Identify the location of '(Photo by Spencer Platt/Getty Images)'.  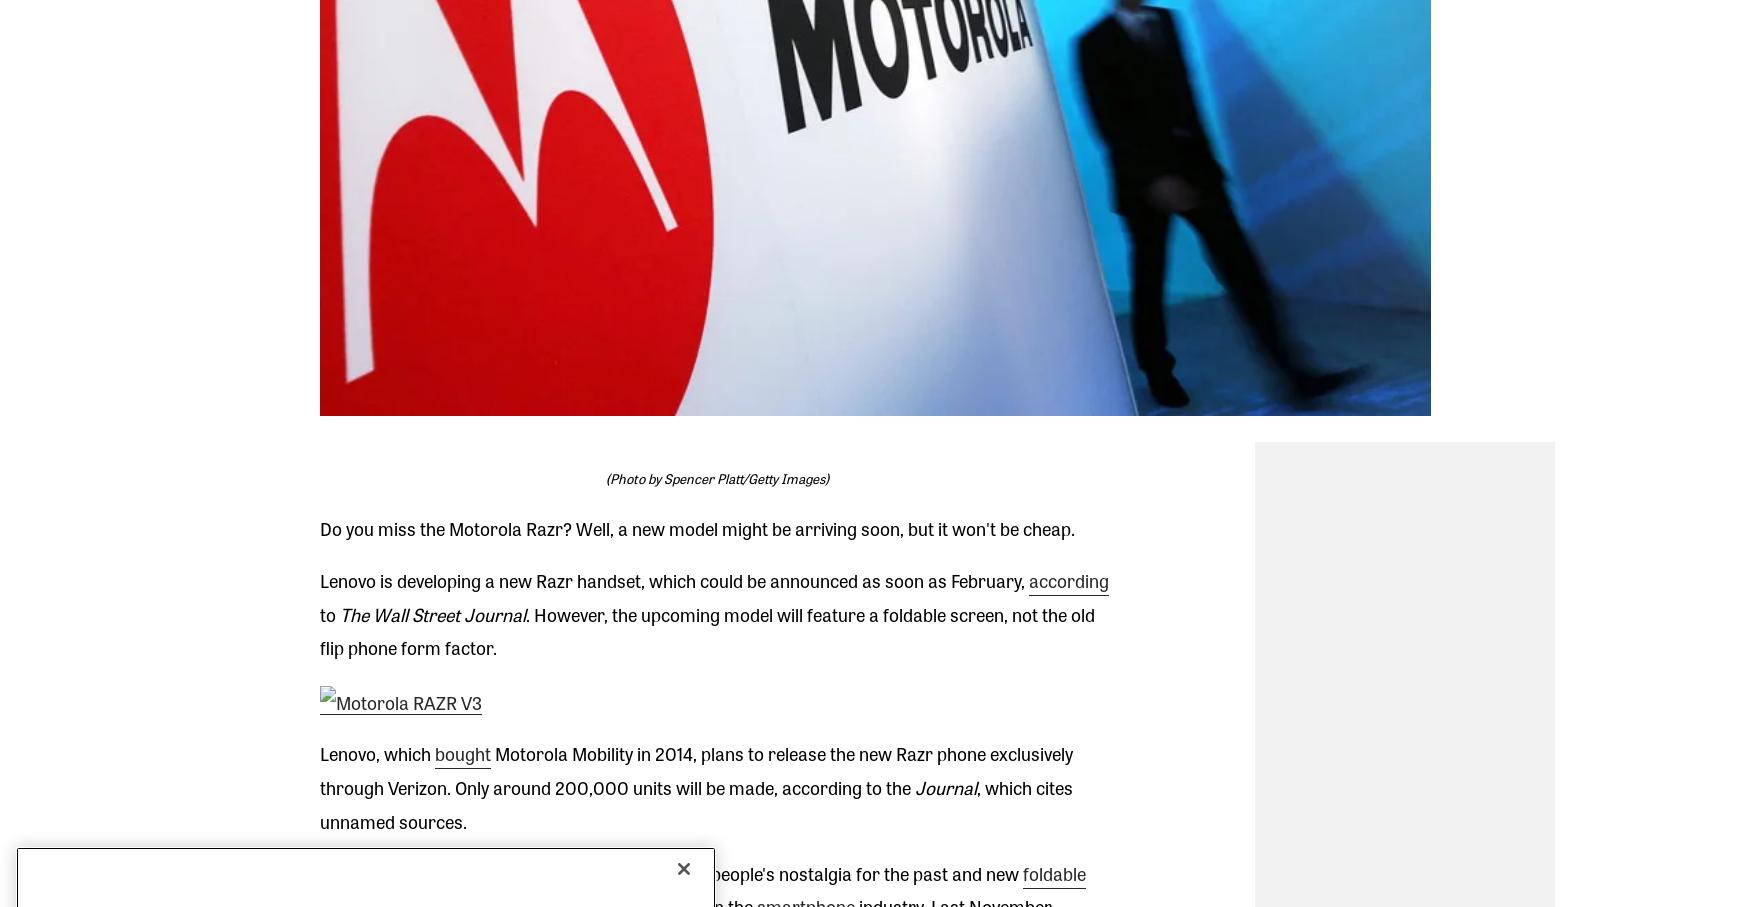
(604, 478).